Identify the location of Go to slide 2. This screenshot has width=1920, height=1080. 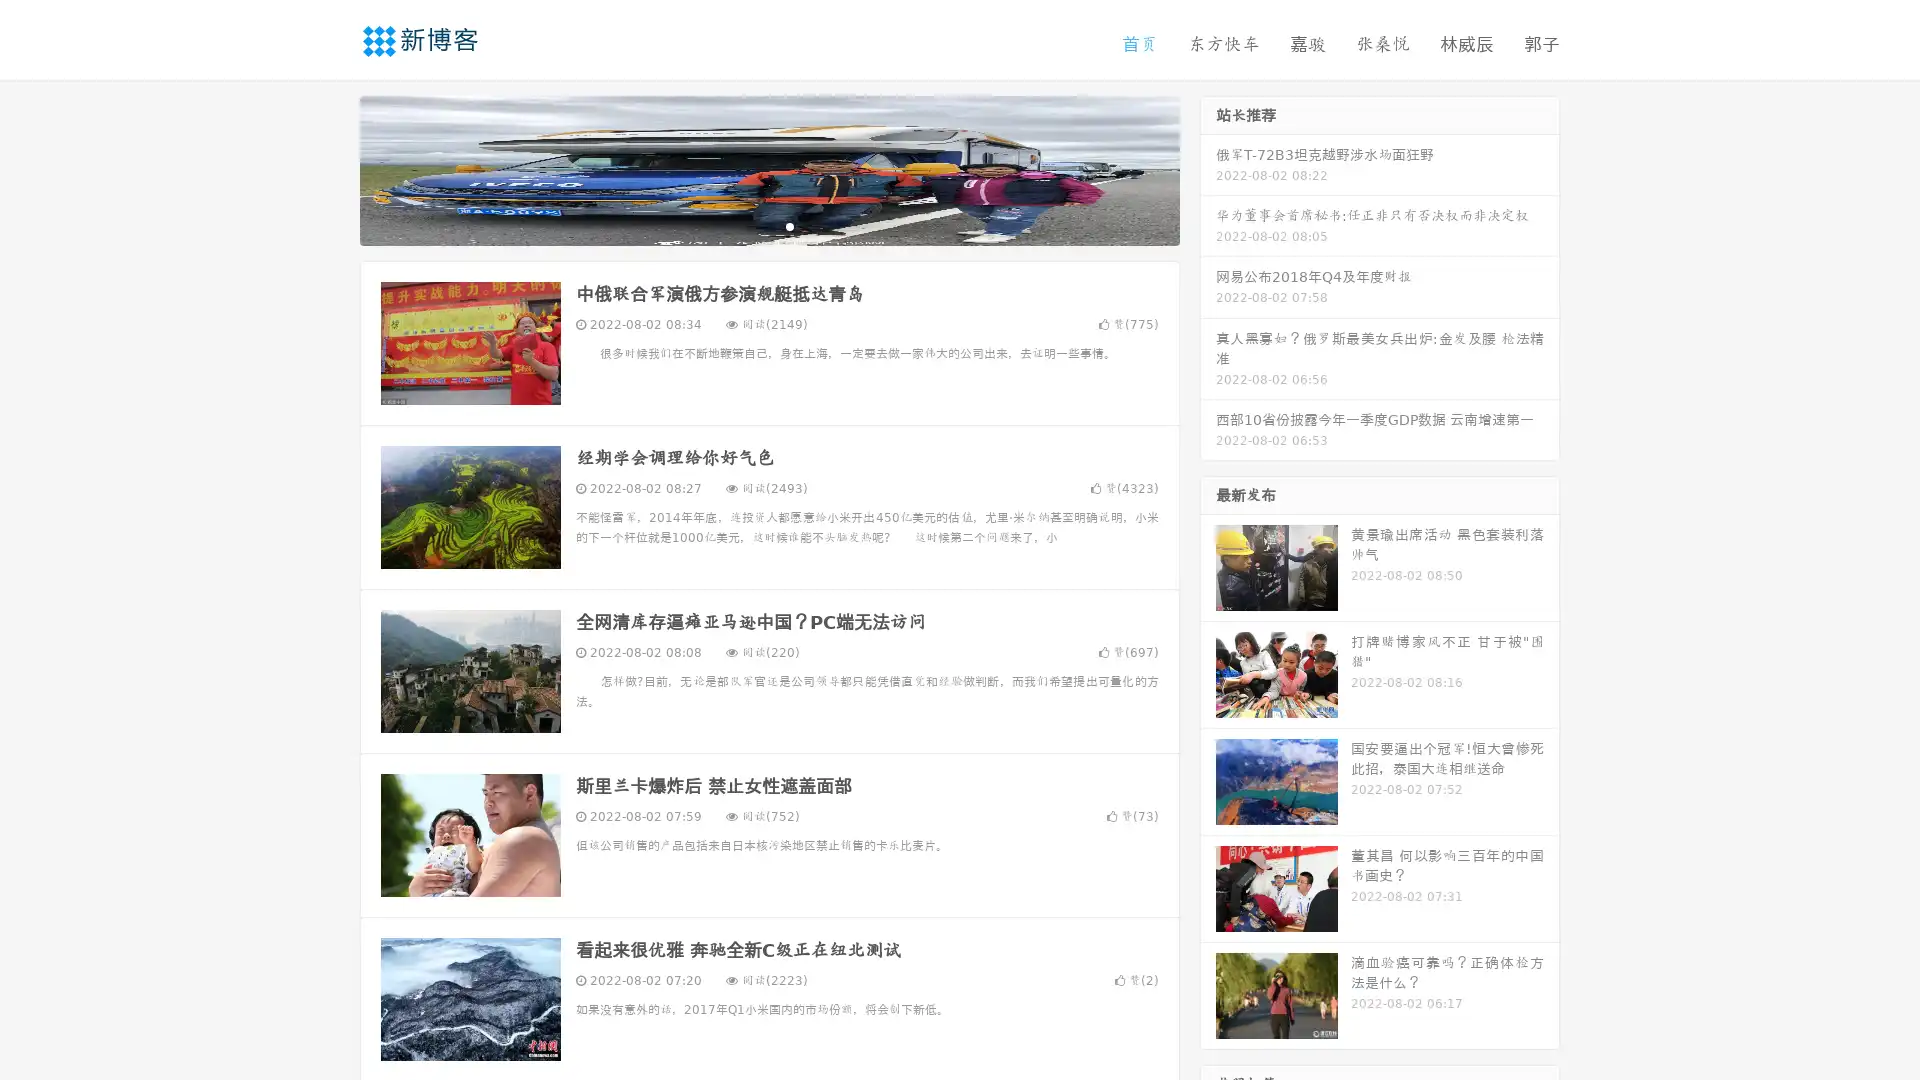
(768, 225).